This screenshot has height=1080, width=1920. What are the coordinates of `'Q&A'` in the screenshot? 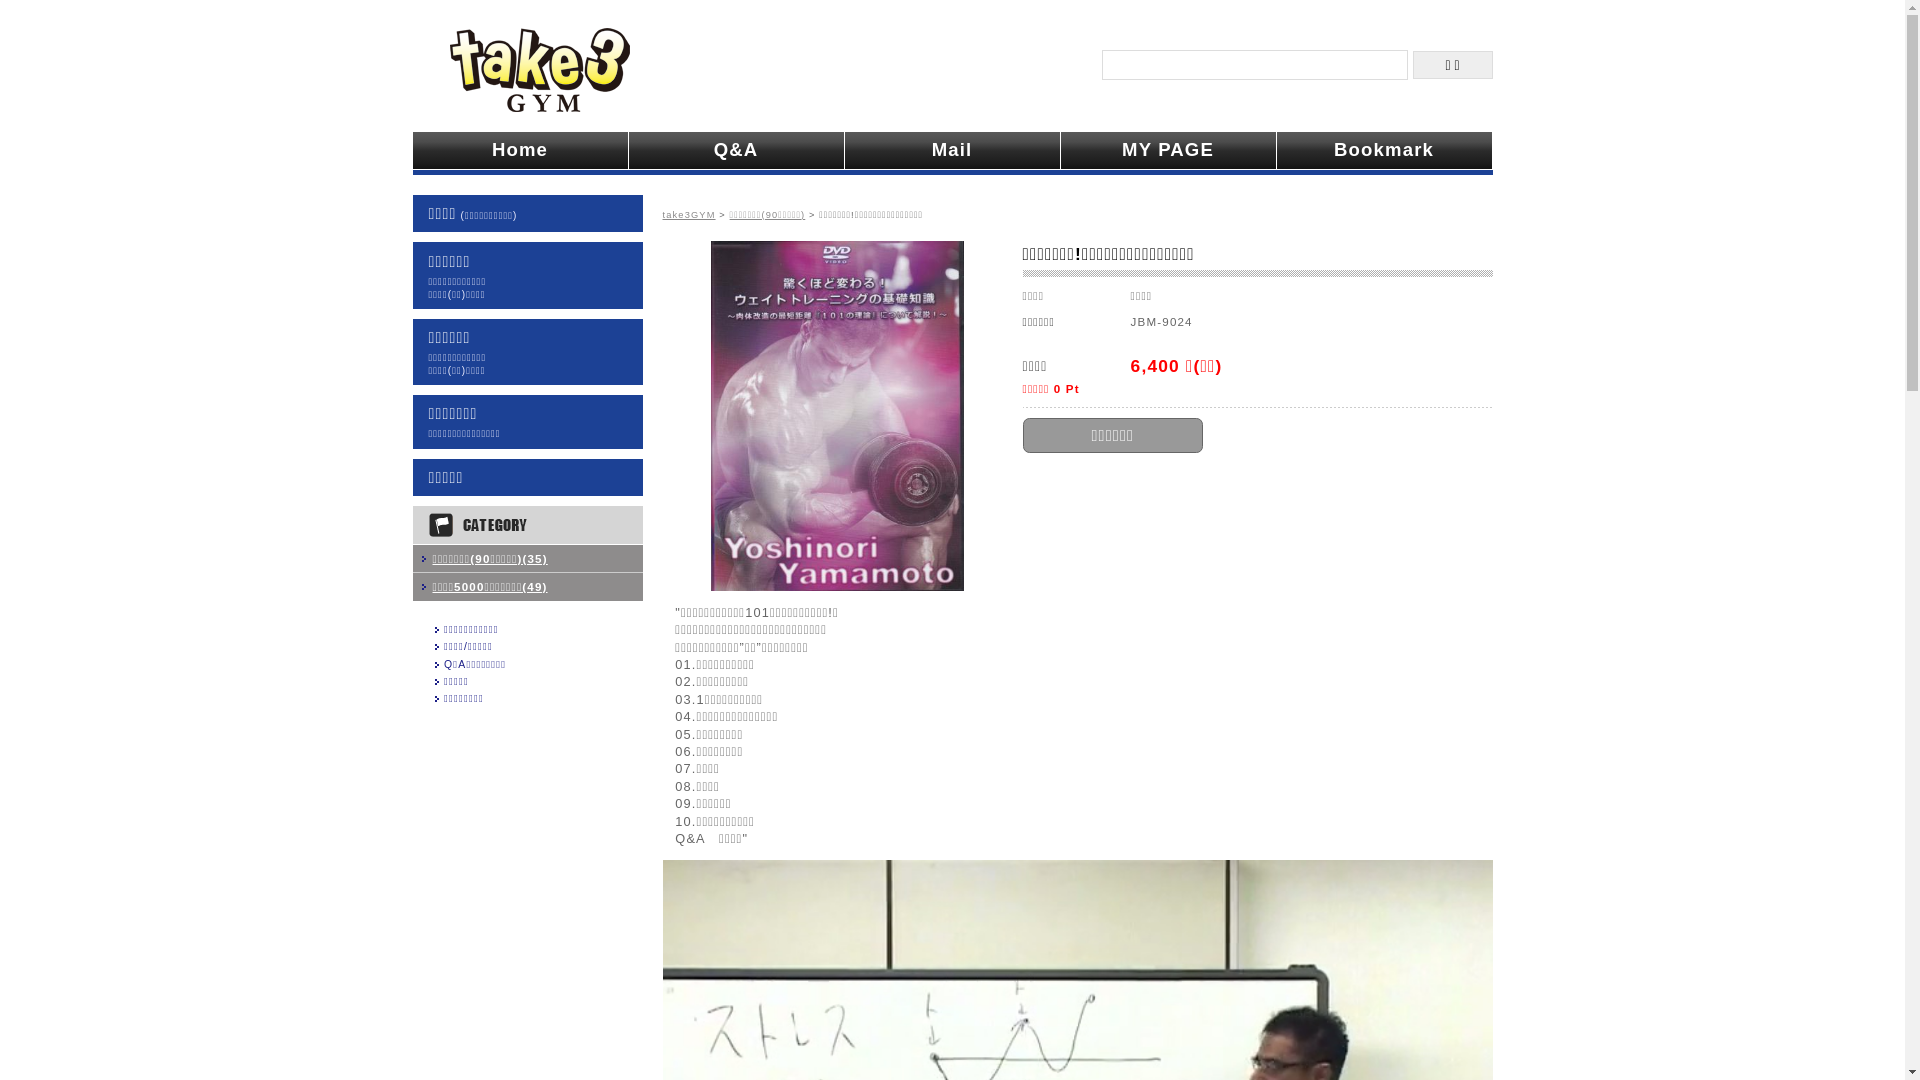 It's located at (734, 149).